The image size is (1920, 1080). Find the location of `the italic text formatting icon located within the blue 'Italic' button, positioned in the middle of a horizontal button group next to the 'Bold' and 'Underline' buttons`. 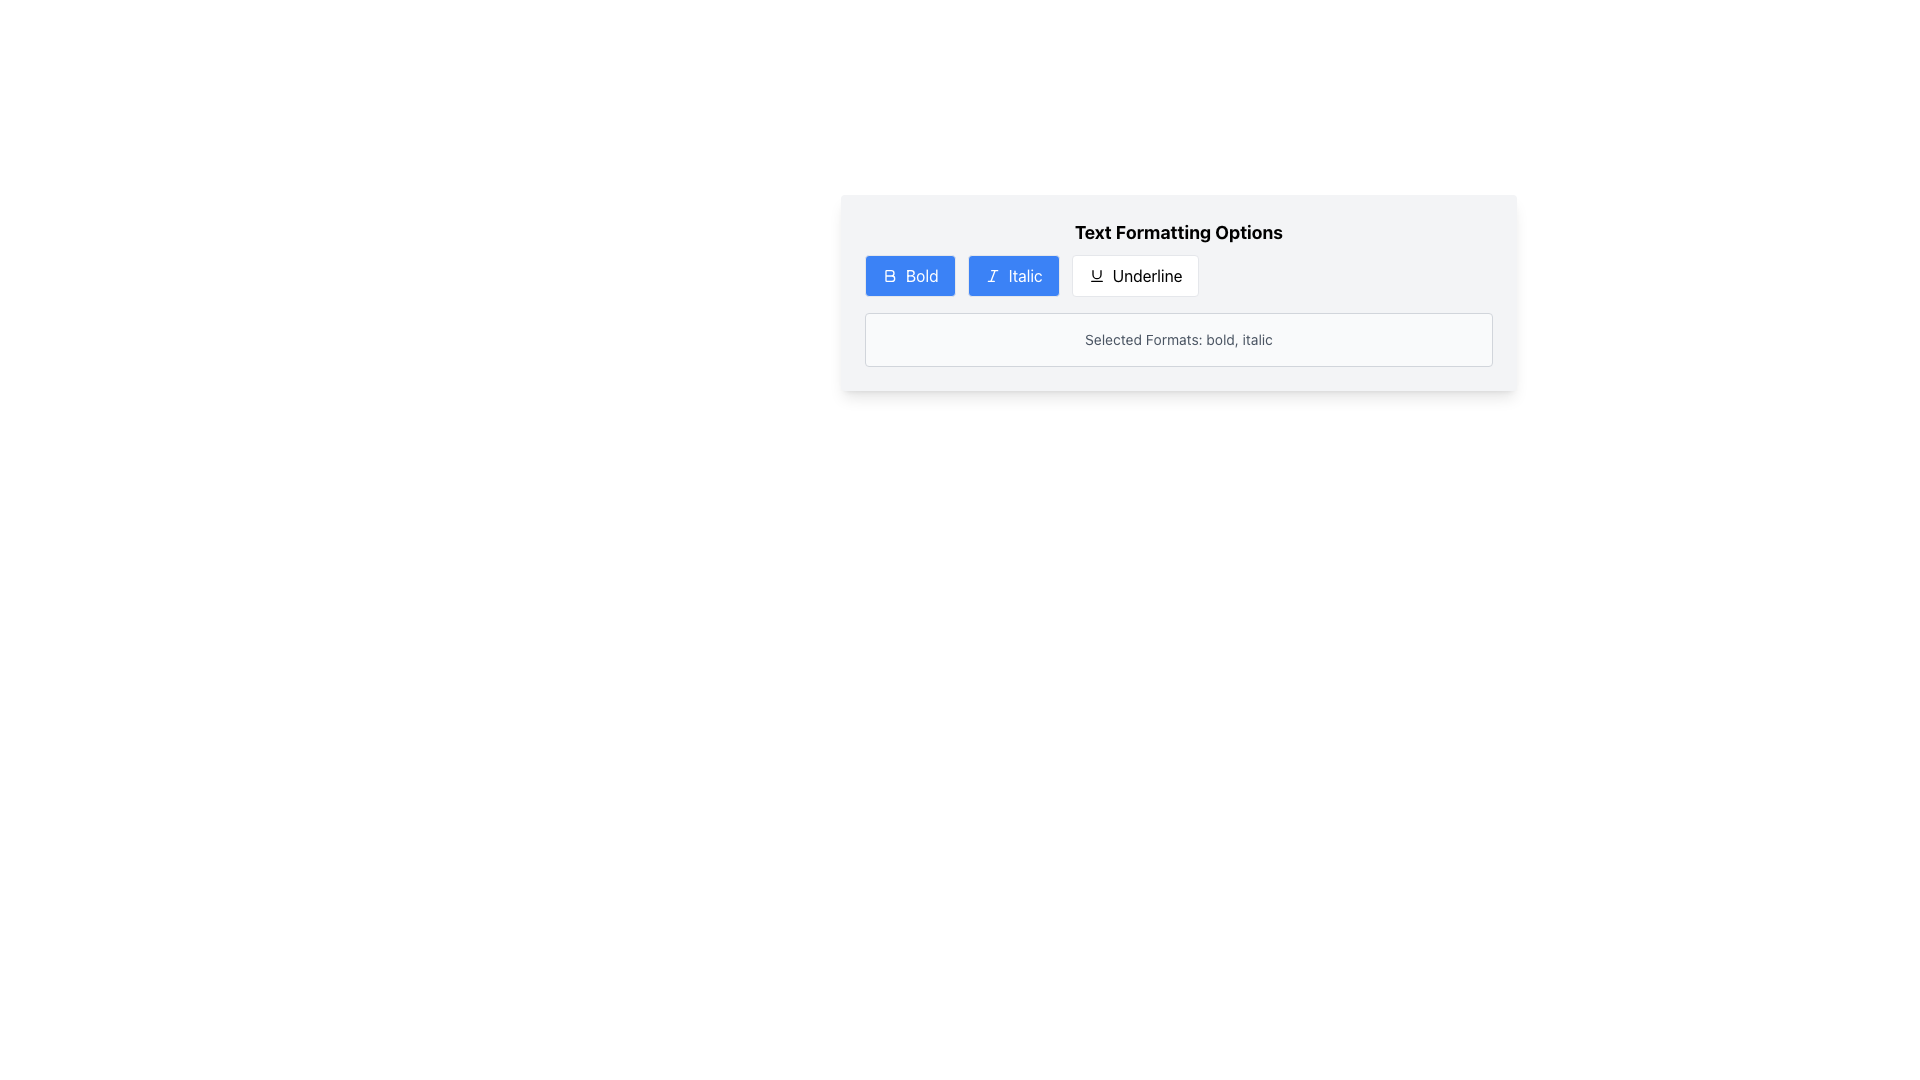

the italic text formatting icon located within the blue 'Italic' button, positioned in the middle of a horizontal button group next to the 'Bold' and 'Underline' buttons is located at coordinates (992, 276).